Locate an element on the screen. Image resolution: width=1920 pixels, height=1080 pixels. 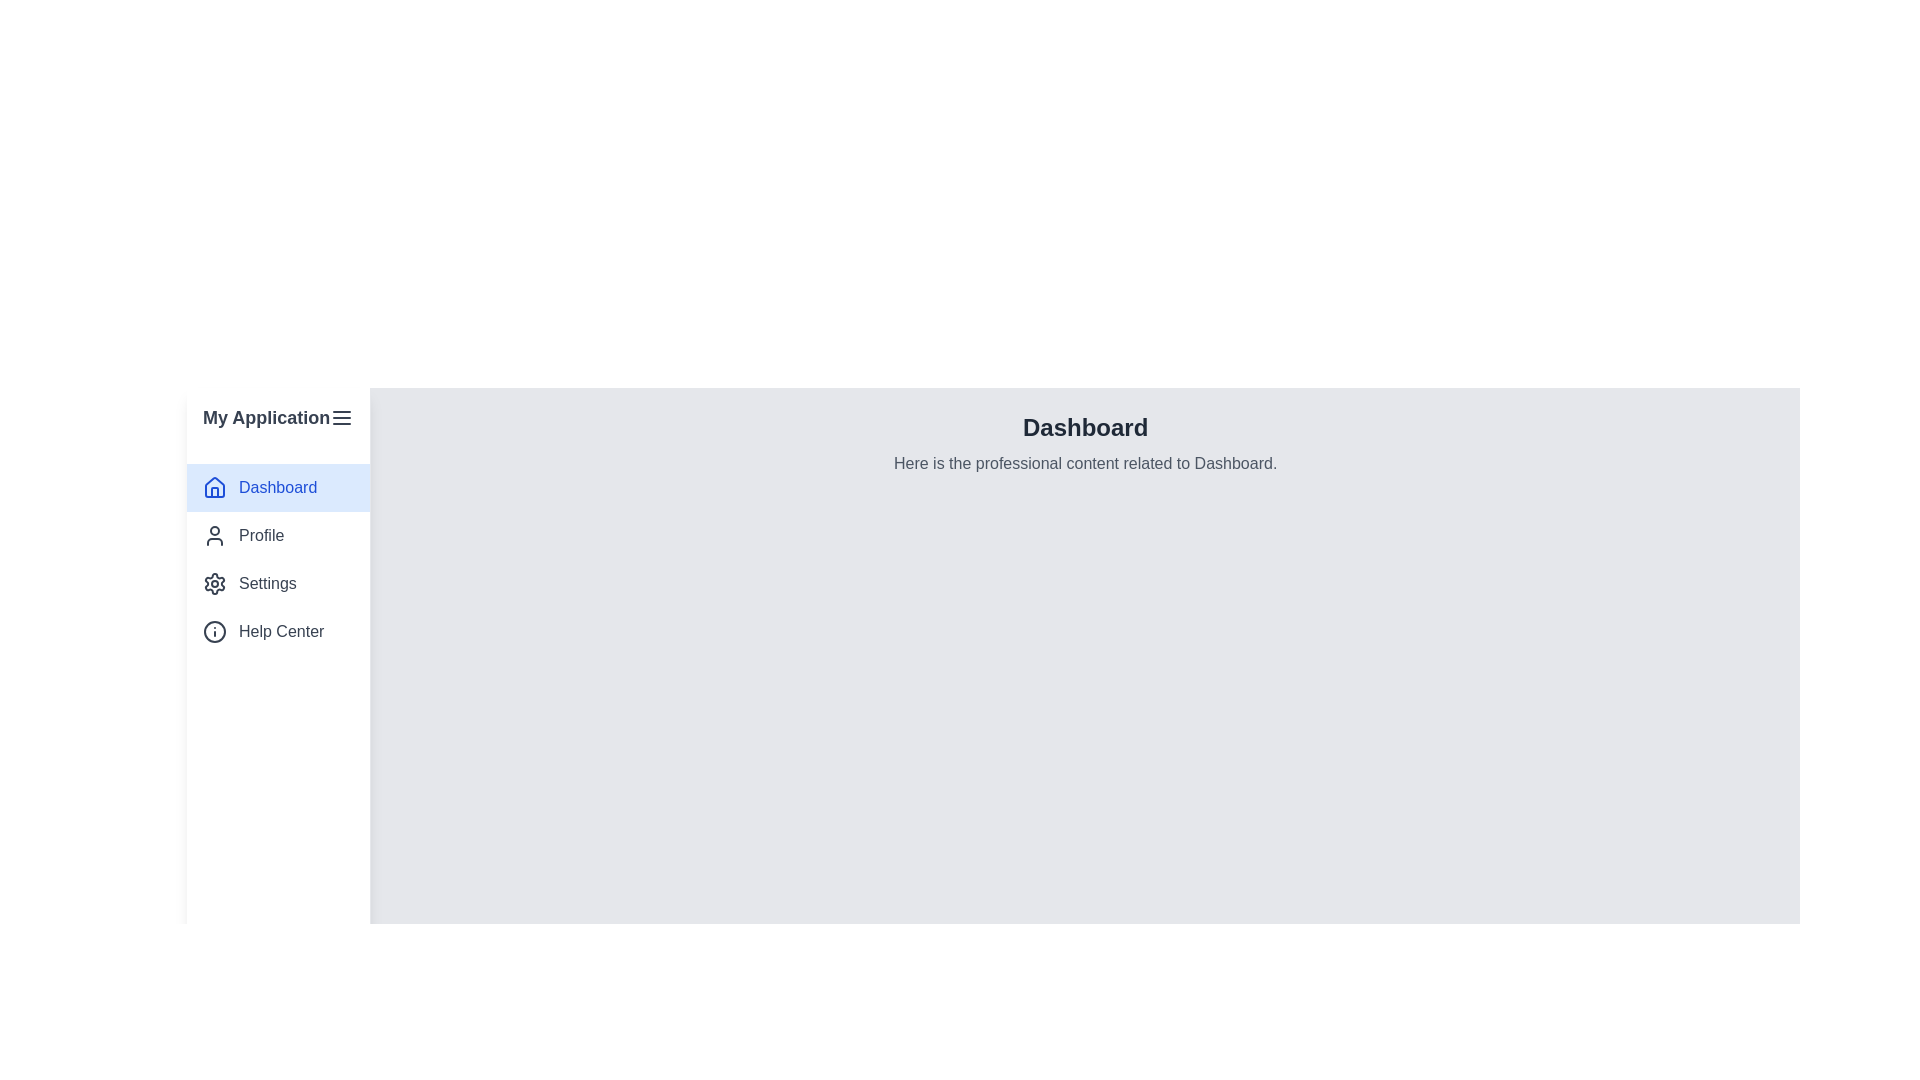
the toggle button located on the right side of the top navigation bar, adjacent to the 'My Application' text is located at coordinates (342, 416).